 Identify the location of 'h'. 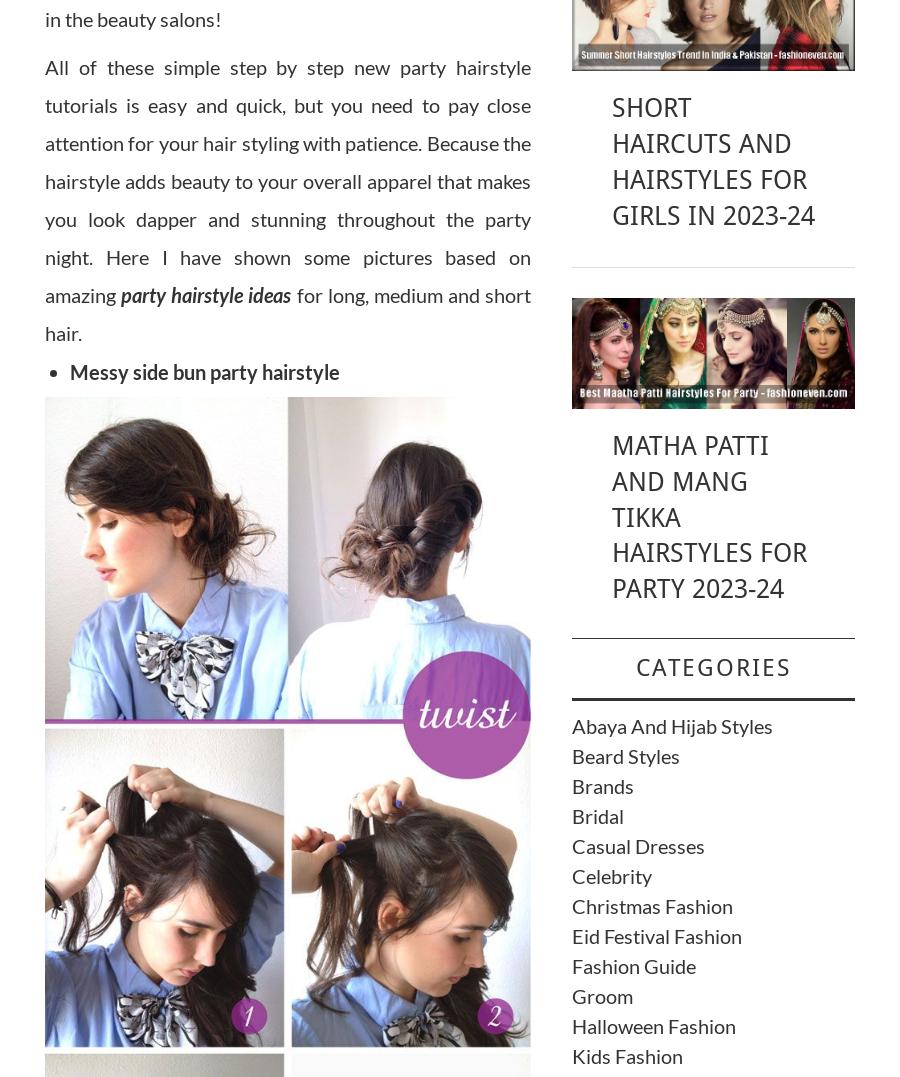
(176, 294).